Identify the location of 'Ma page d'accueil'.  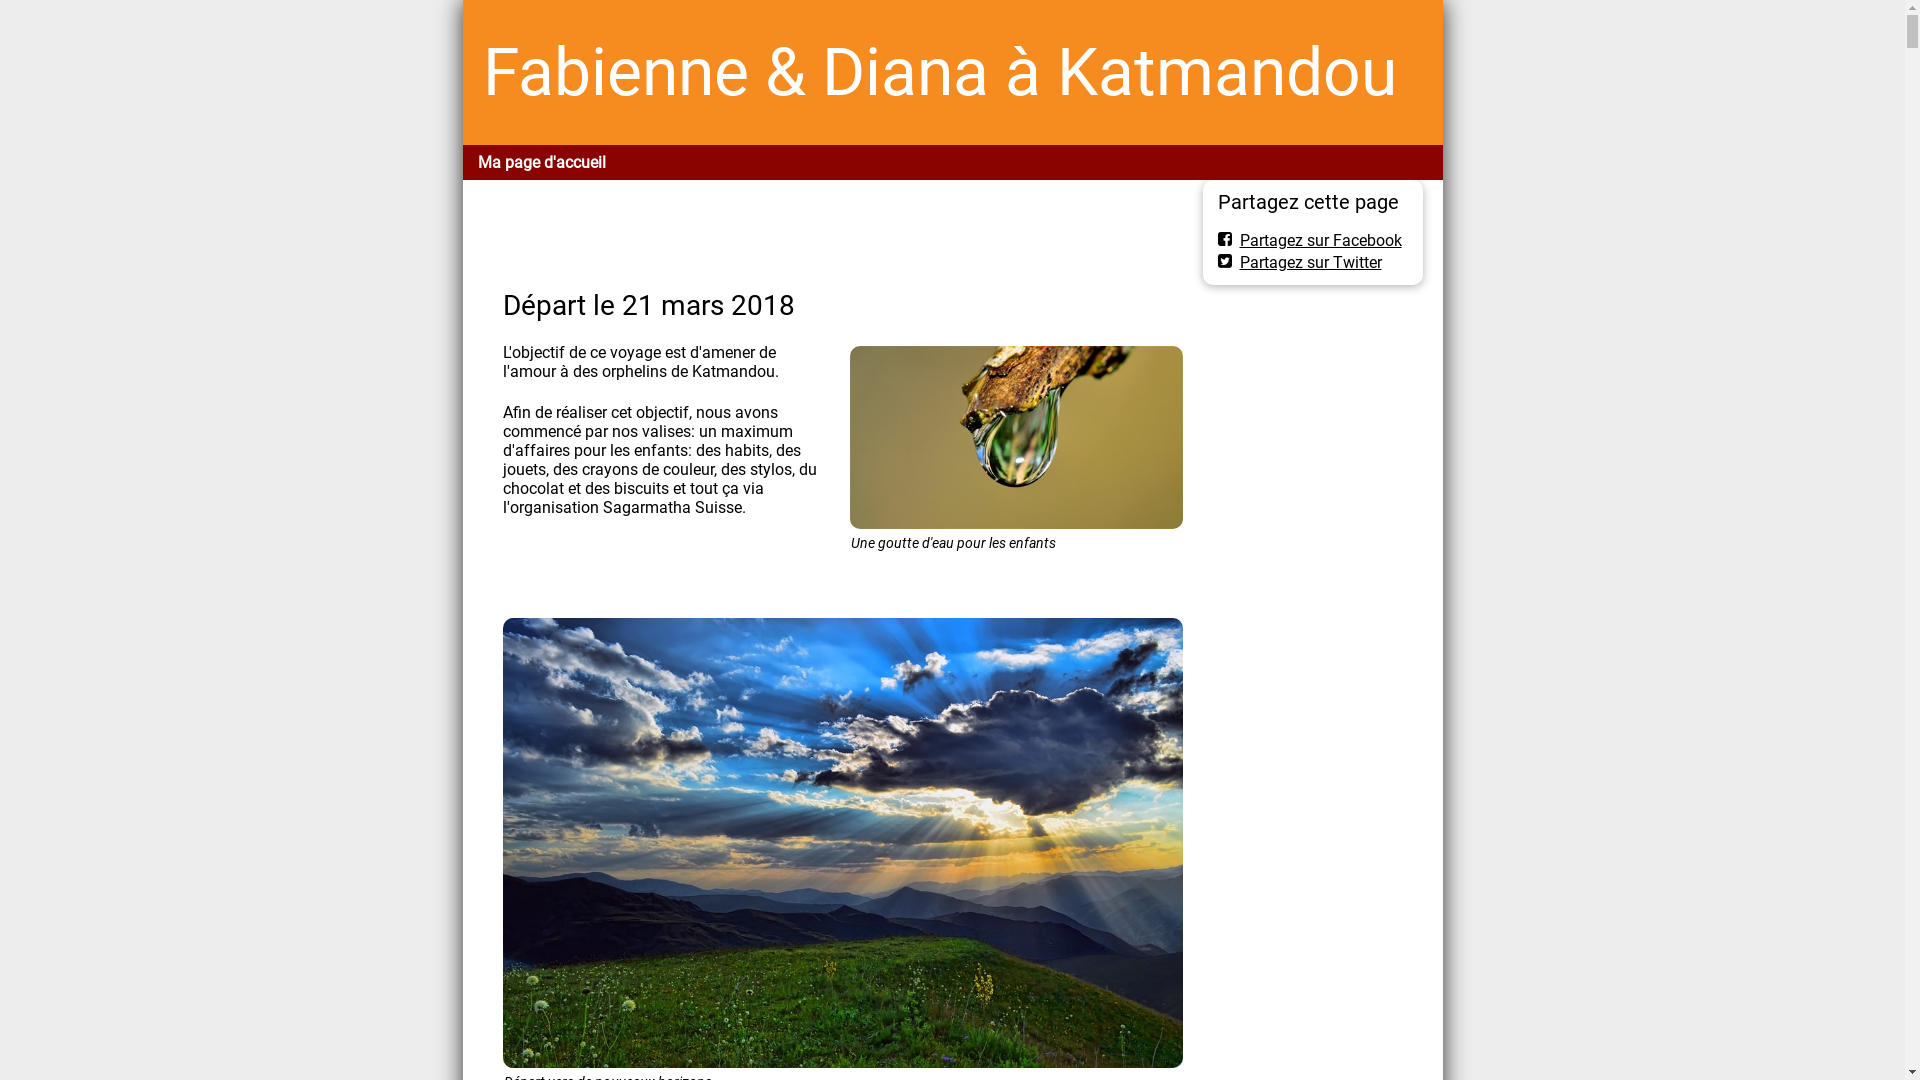
(541, 161).